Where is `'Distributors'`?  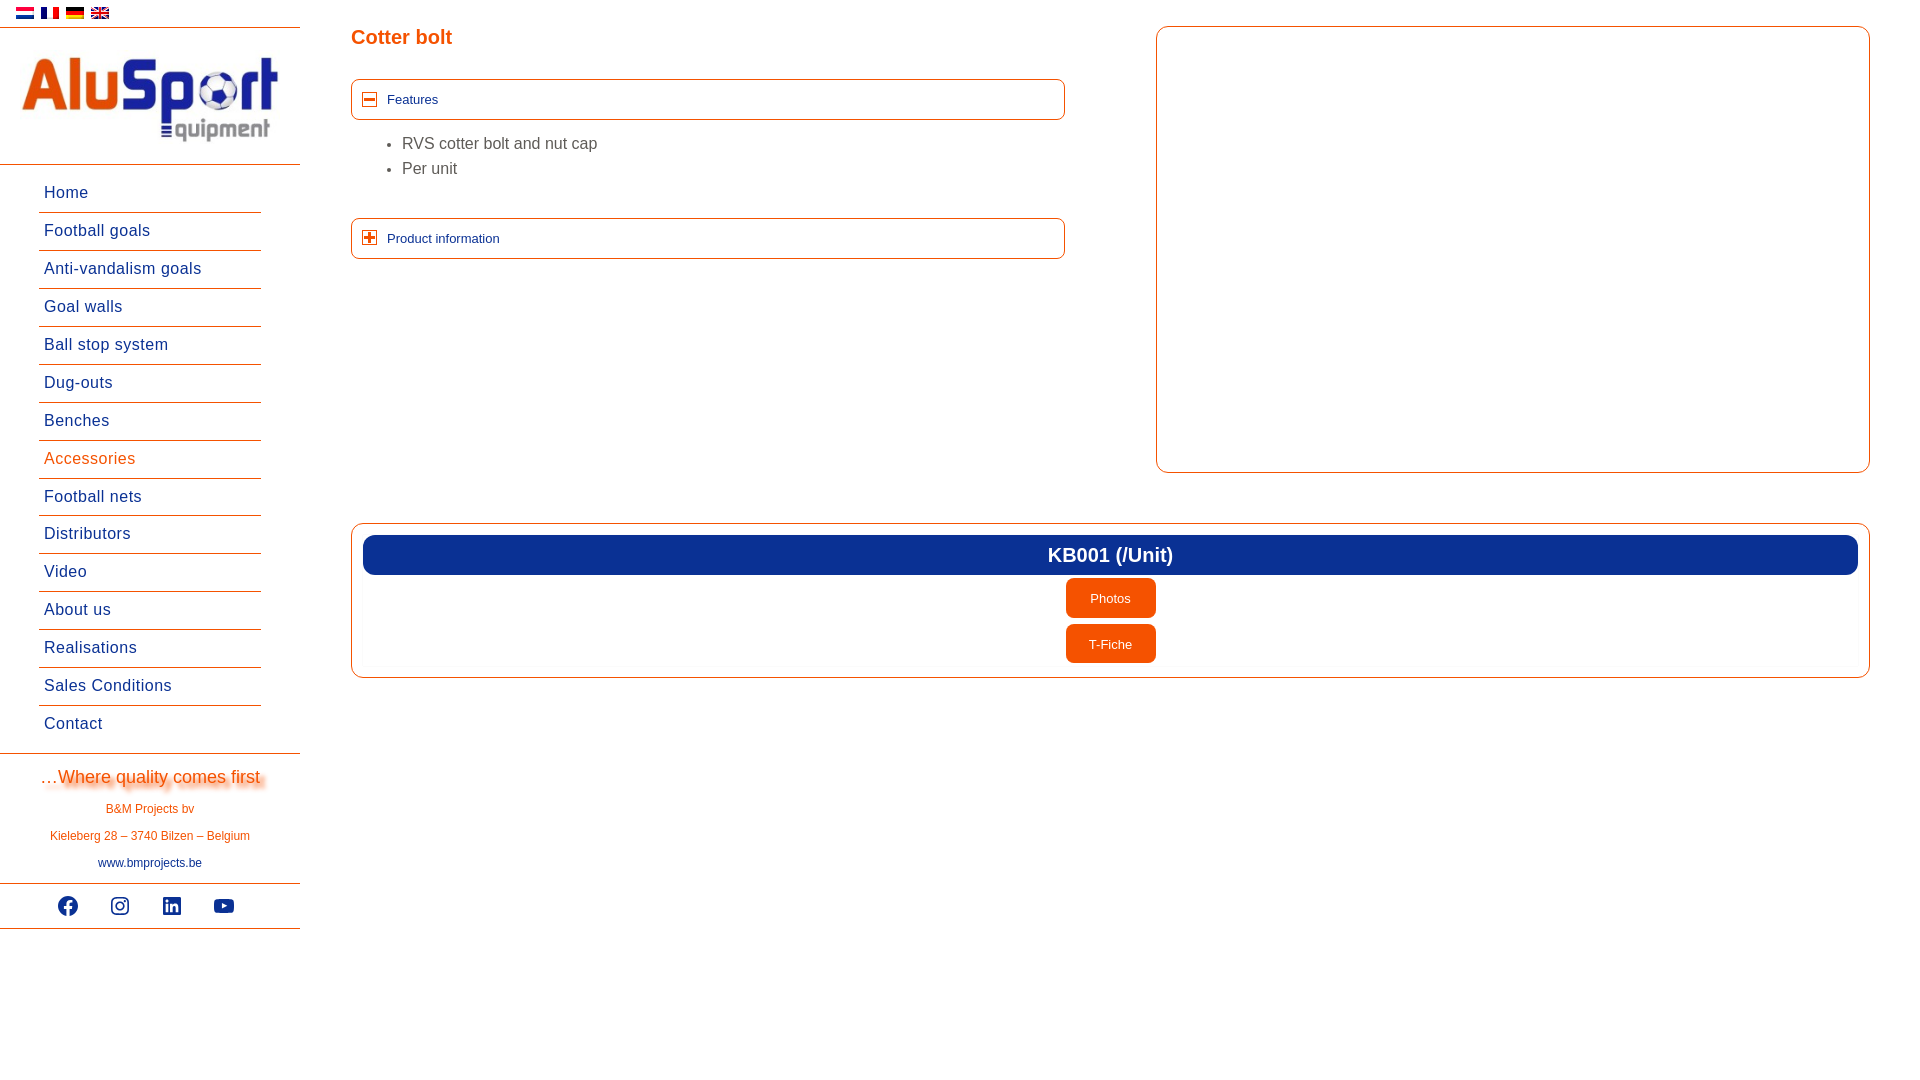
'Distributors' is located at coordinates (148, 534).